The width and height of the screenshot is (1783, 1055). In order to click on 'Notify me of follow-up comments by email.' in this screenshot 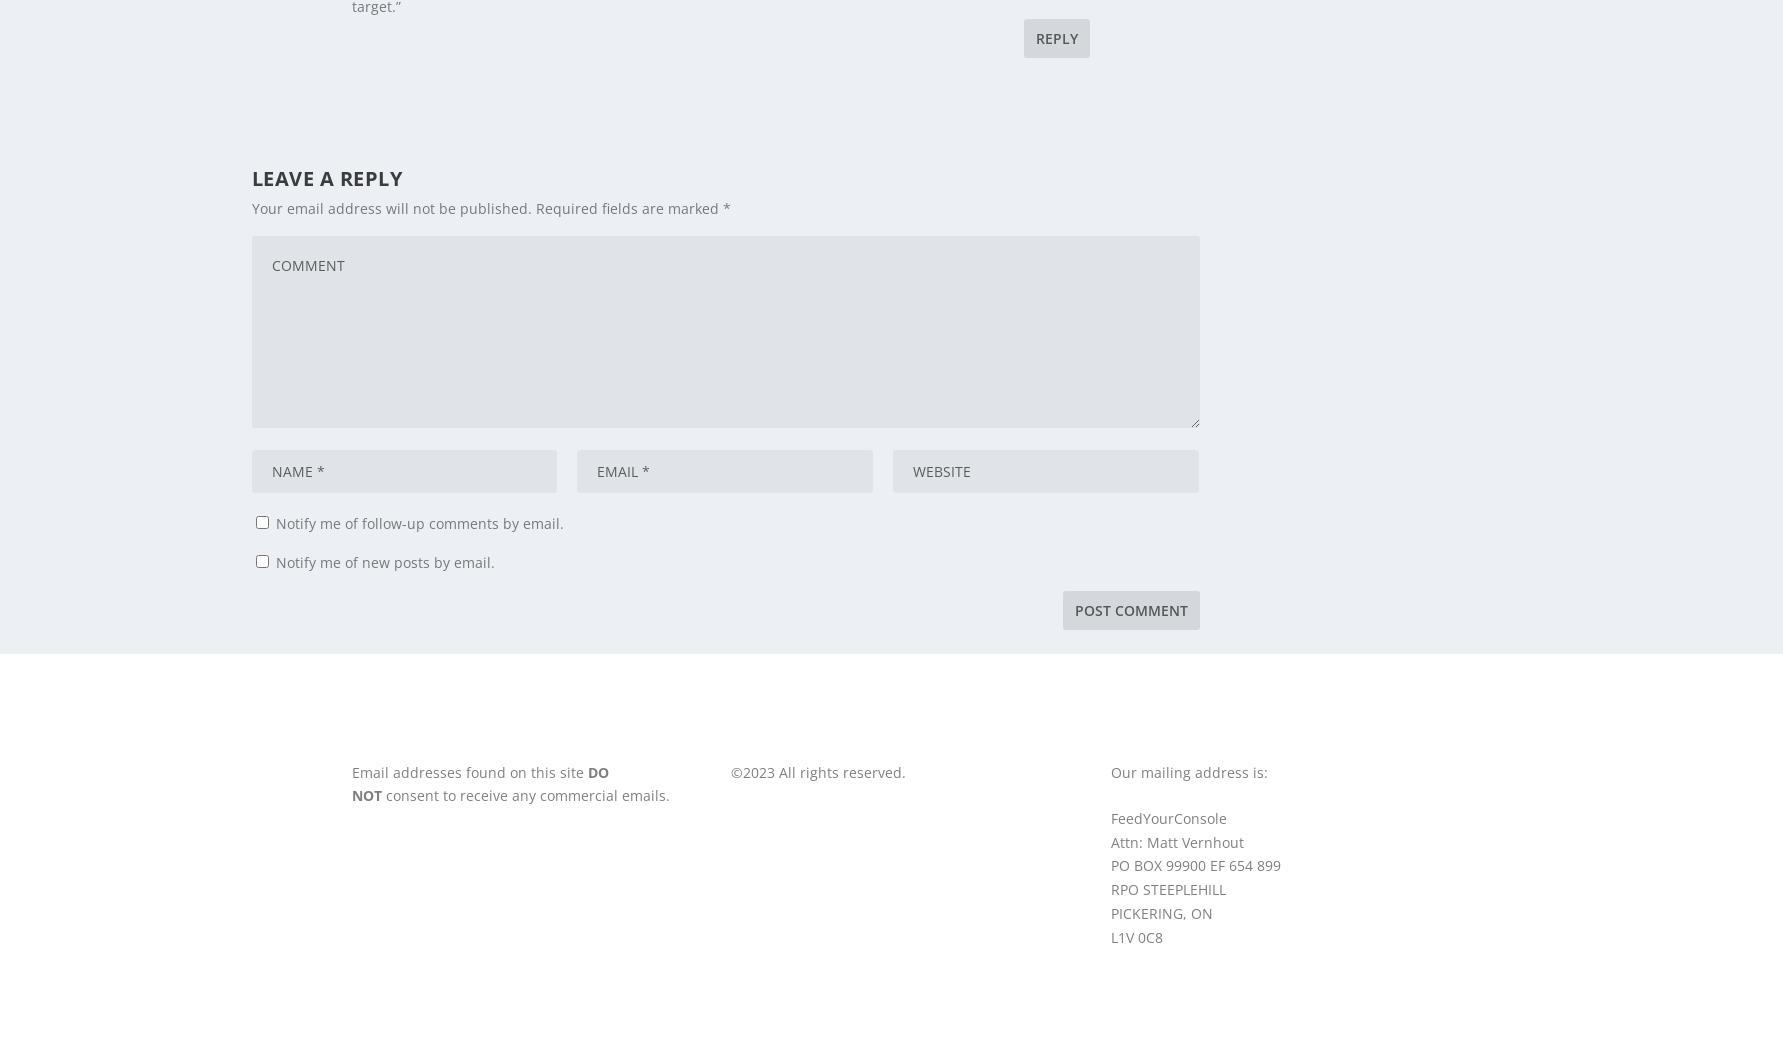, I will do `click(419, 522)`.